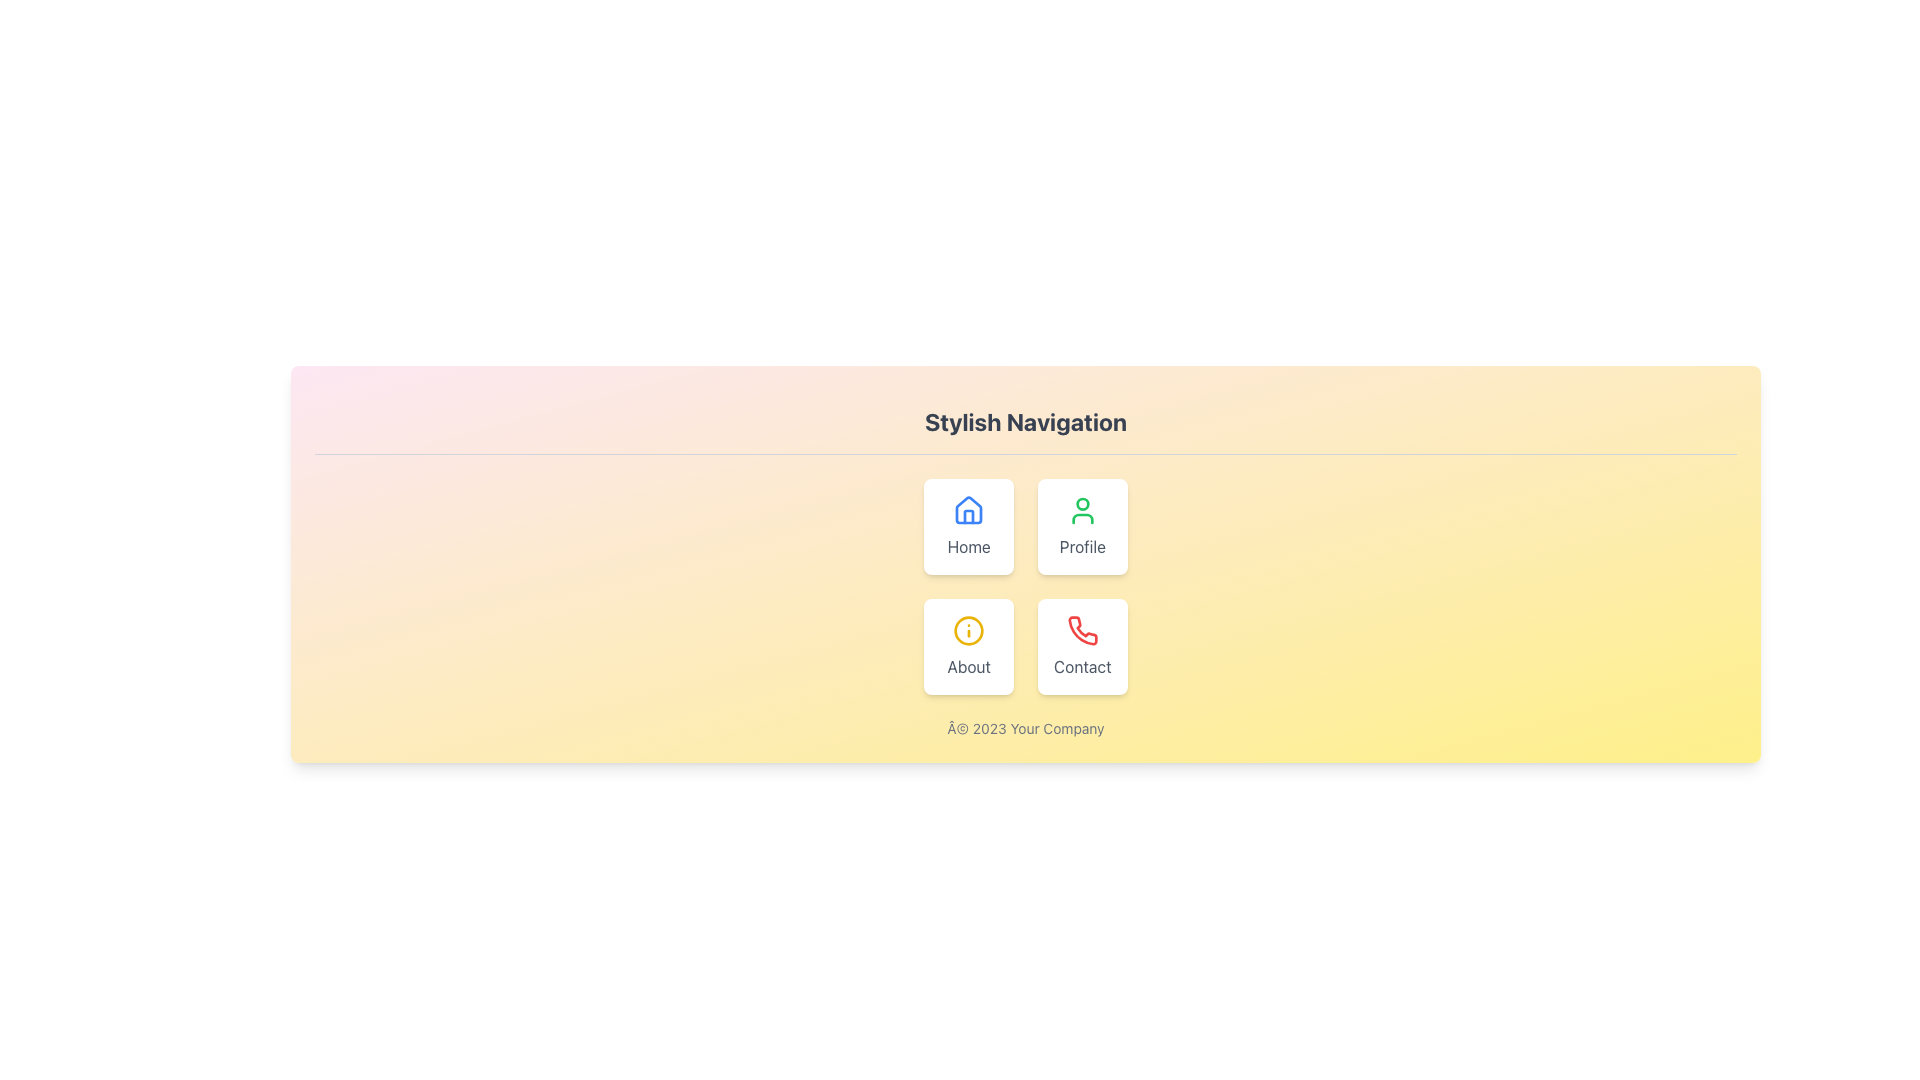 The image size is (1920, 1080). I want to click on the Profile section icon, which is located on the Profile card and represents user-related options, positioned above the text 'Profile' in the navigation grid, so click(1081, 509).